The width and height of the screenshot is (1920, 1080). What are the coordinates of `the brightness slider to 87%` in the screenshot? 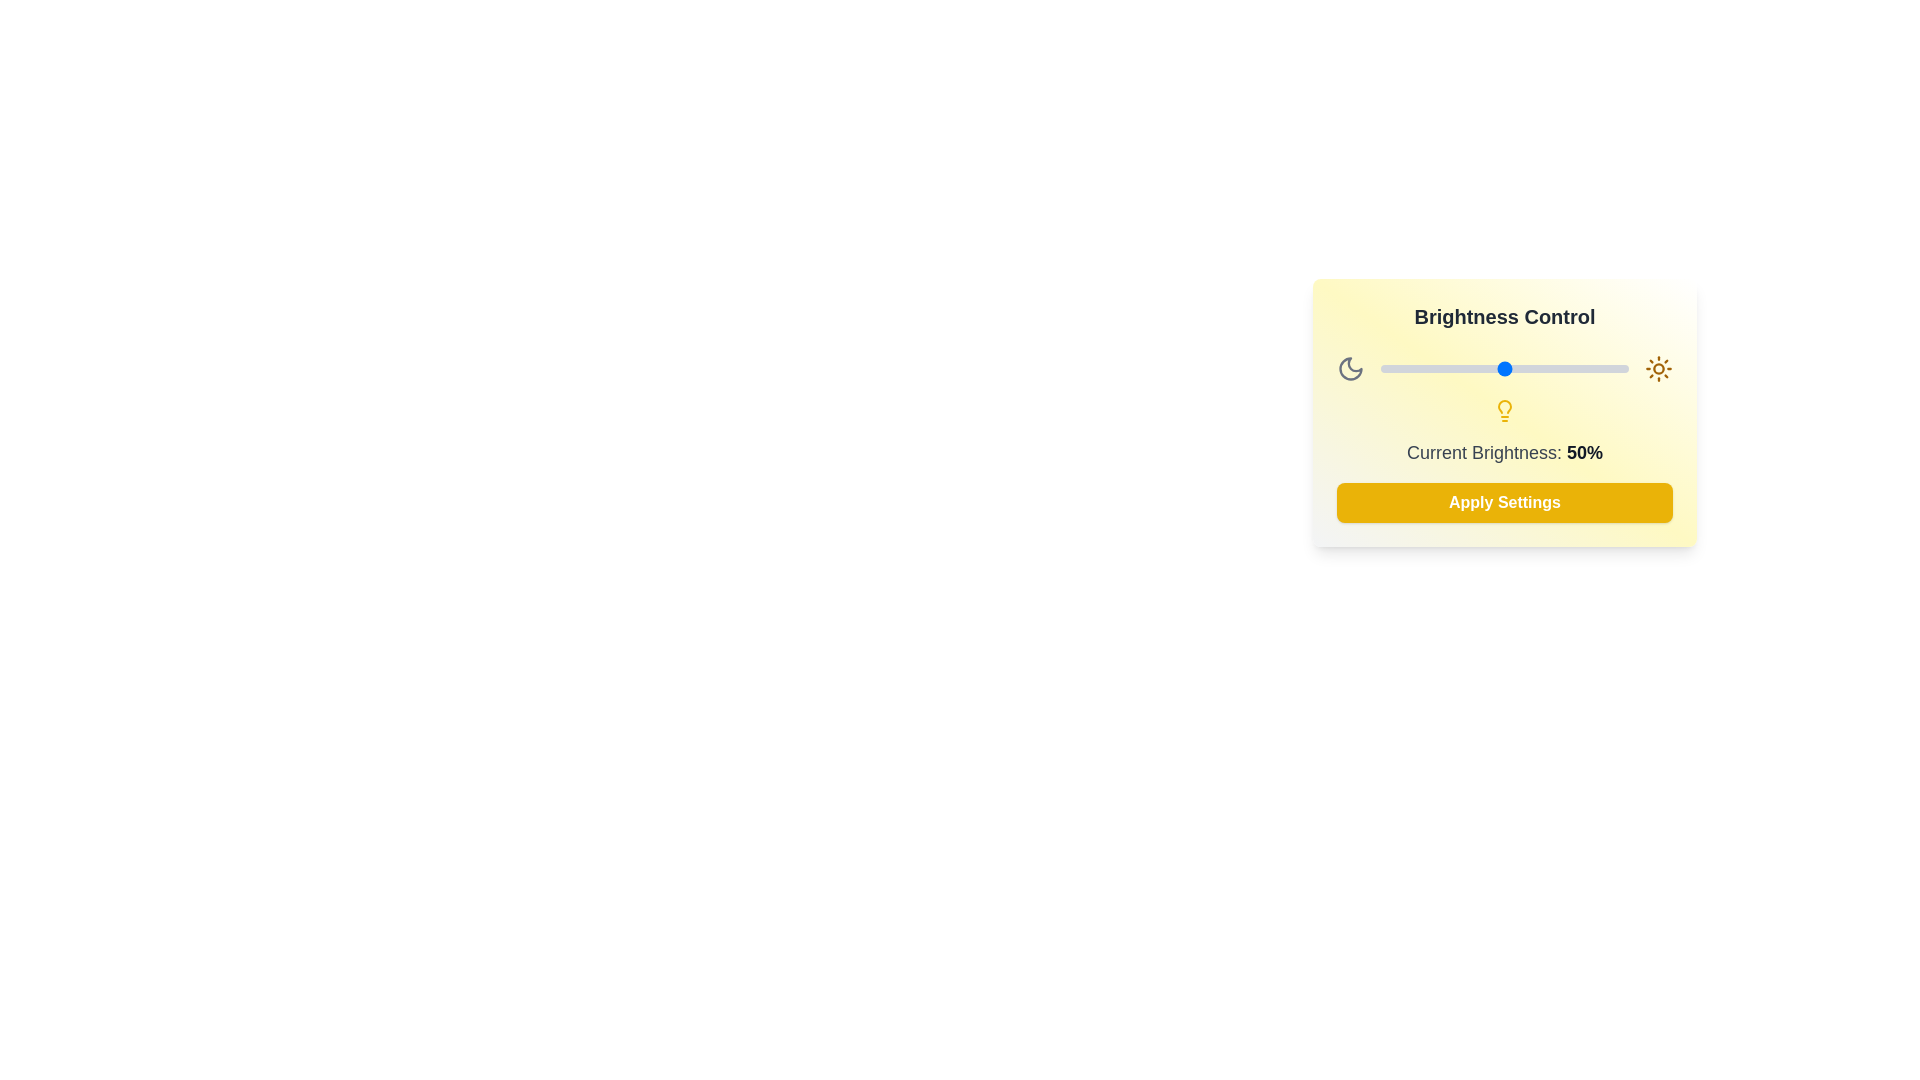 It's located at (1595, 369).